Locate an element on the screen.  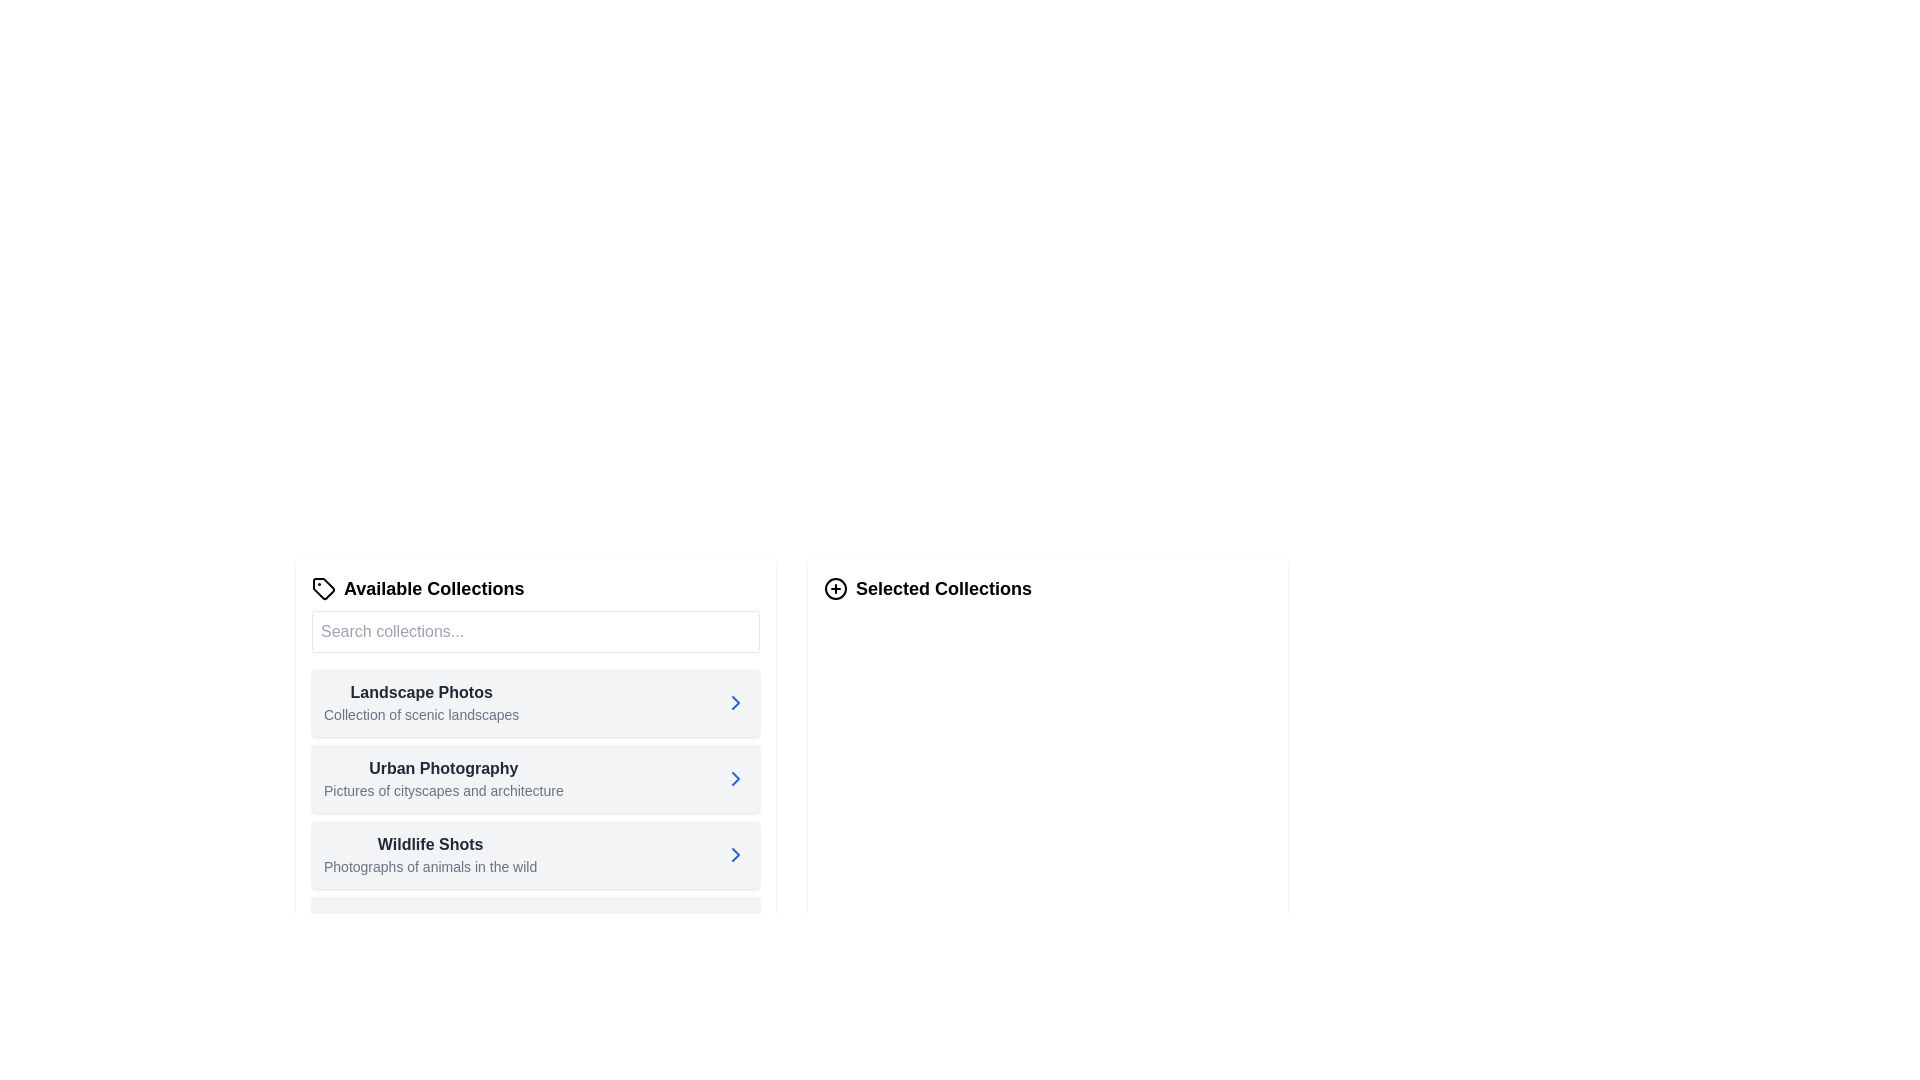
the 'Urban Photography' card component, which is the second card in the 'Available Collections' list is located at coordinates (536, 778).